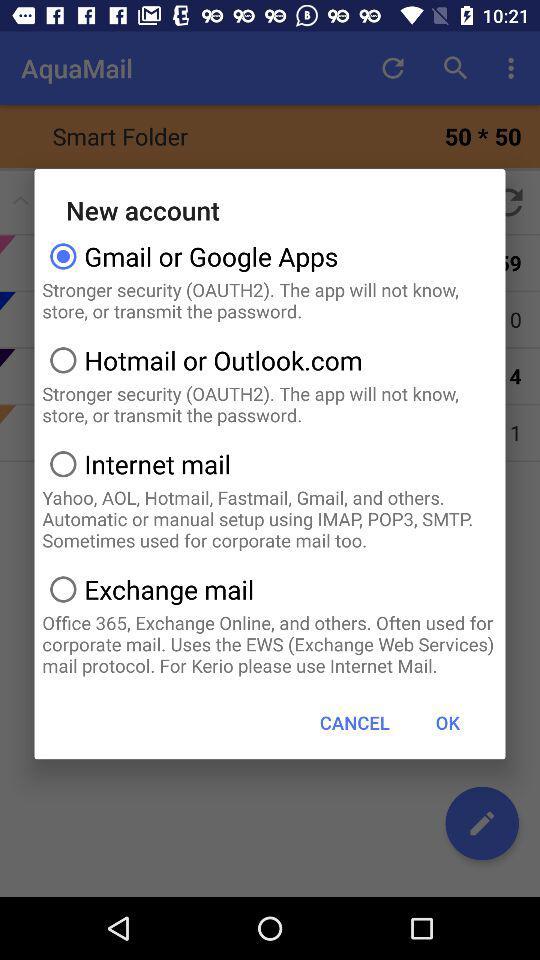 The height and width of the screenshot is (960, 540). I want to click on icon at the bottom right corner, so click(447, 721).